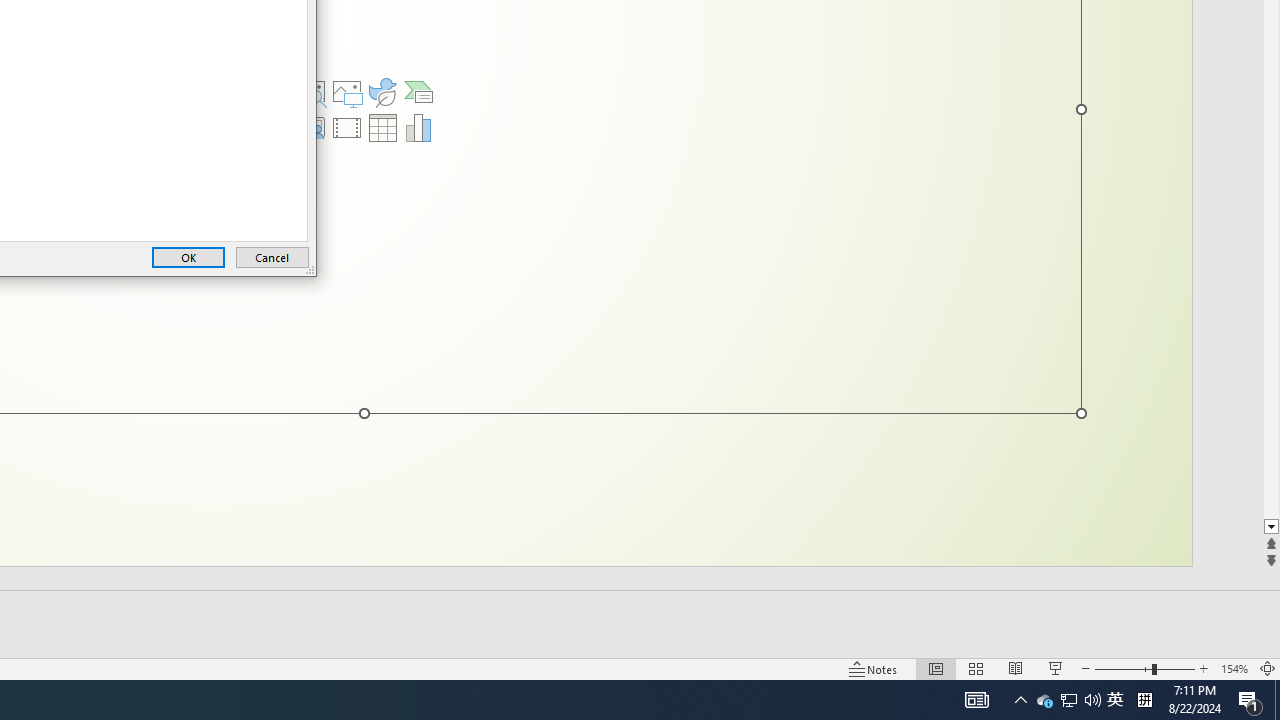 The height and width of the screenshot is (720, 1280). Describe the element at coordinates (188, 256) in the screenshot. I see `'OK'` at that location.